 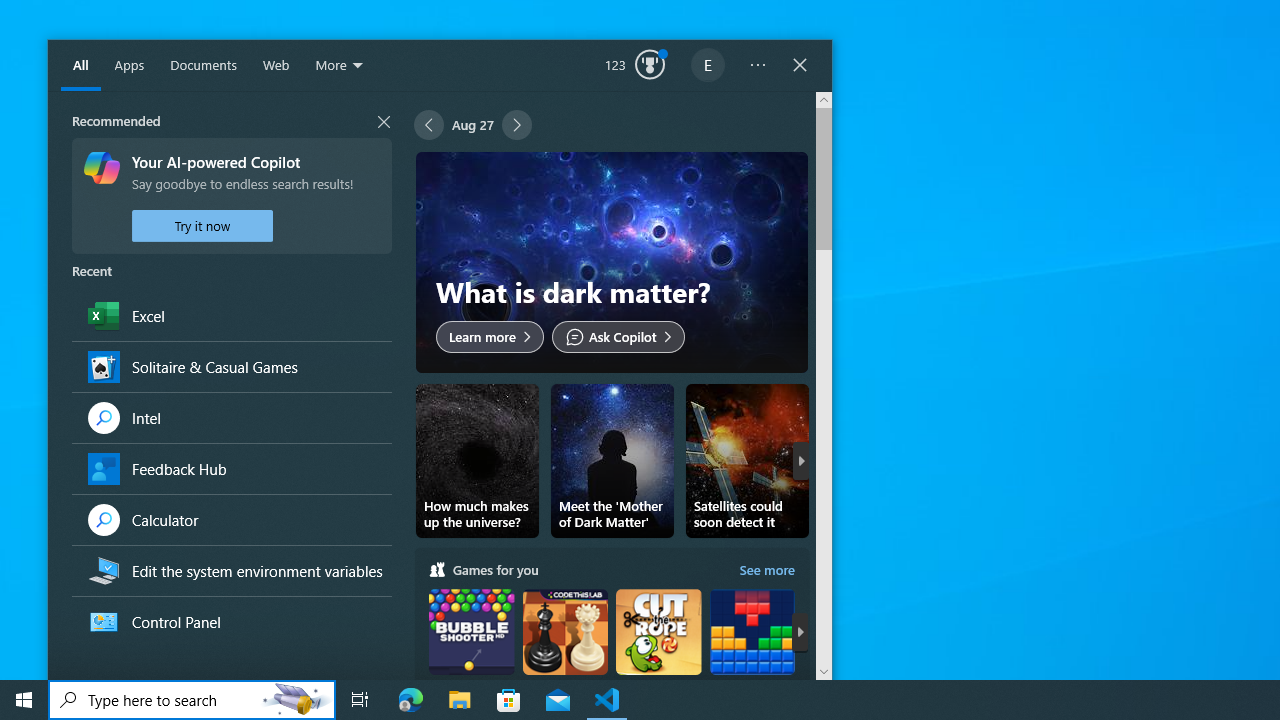 What do you see at coordinates (202, 225) in the screenshot?
I see `'Try it now'` at bounding box center [202, 225].